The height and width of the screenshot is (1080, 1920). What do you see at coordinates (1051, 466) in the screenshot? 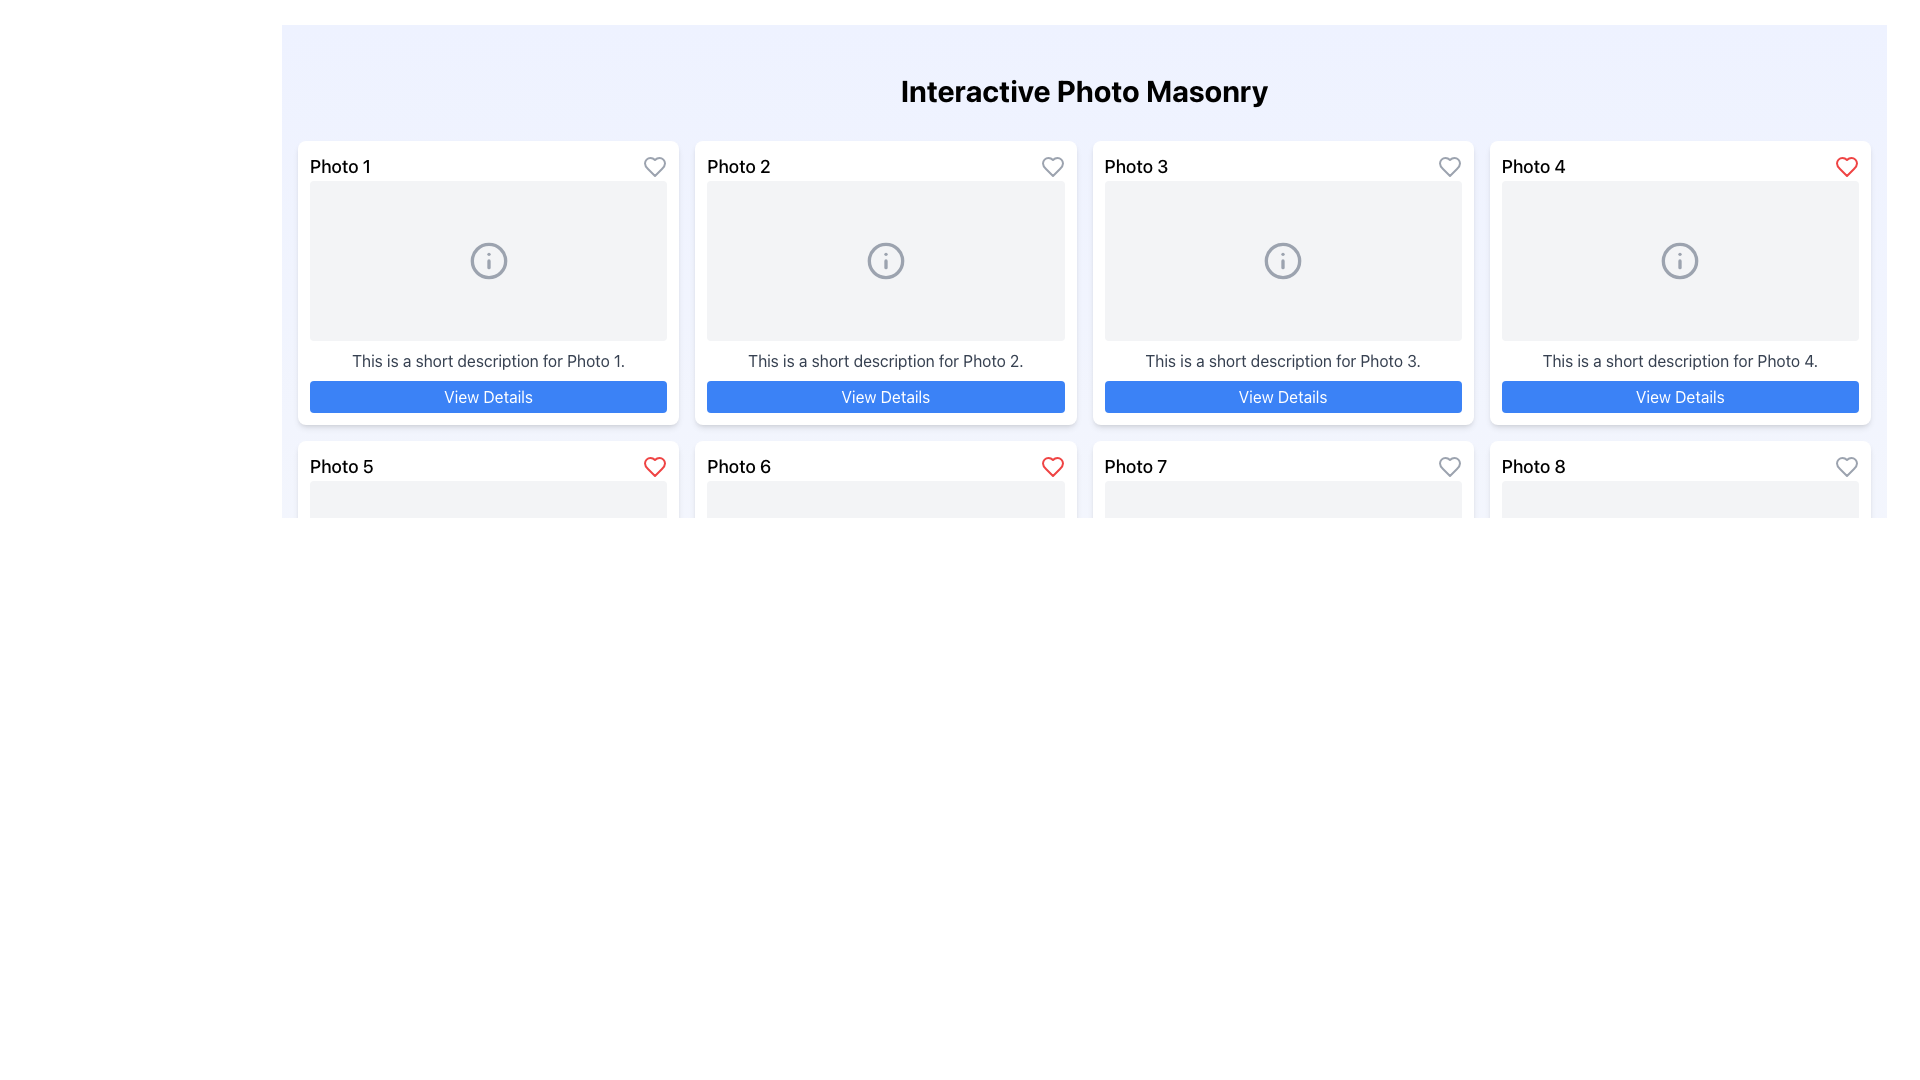
I see `the heart-shaped icon located in the lower right corner above the 'Photo 6' card` at bounding box center [1051, 466].